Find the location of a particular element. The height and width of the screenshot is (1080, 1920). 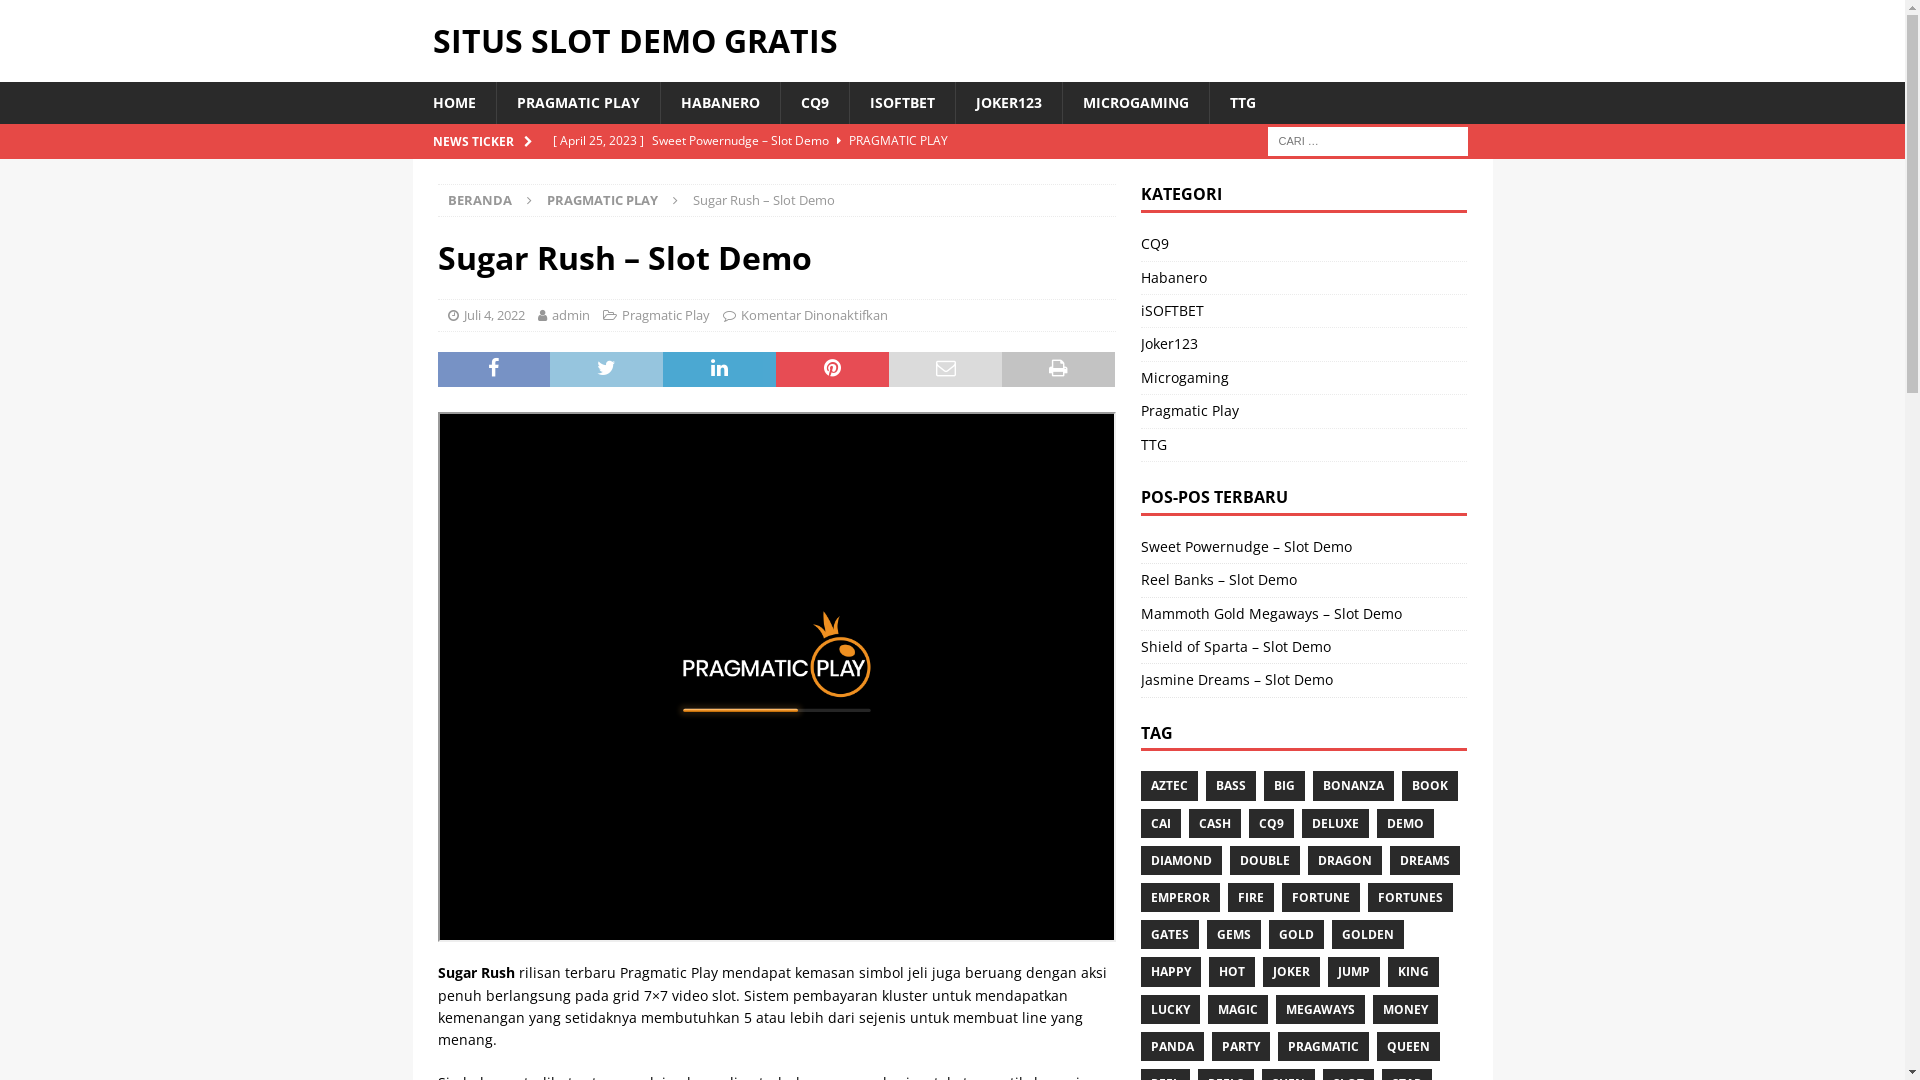

'GEMS' is located at coordinates (1232, 934).